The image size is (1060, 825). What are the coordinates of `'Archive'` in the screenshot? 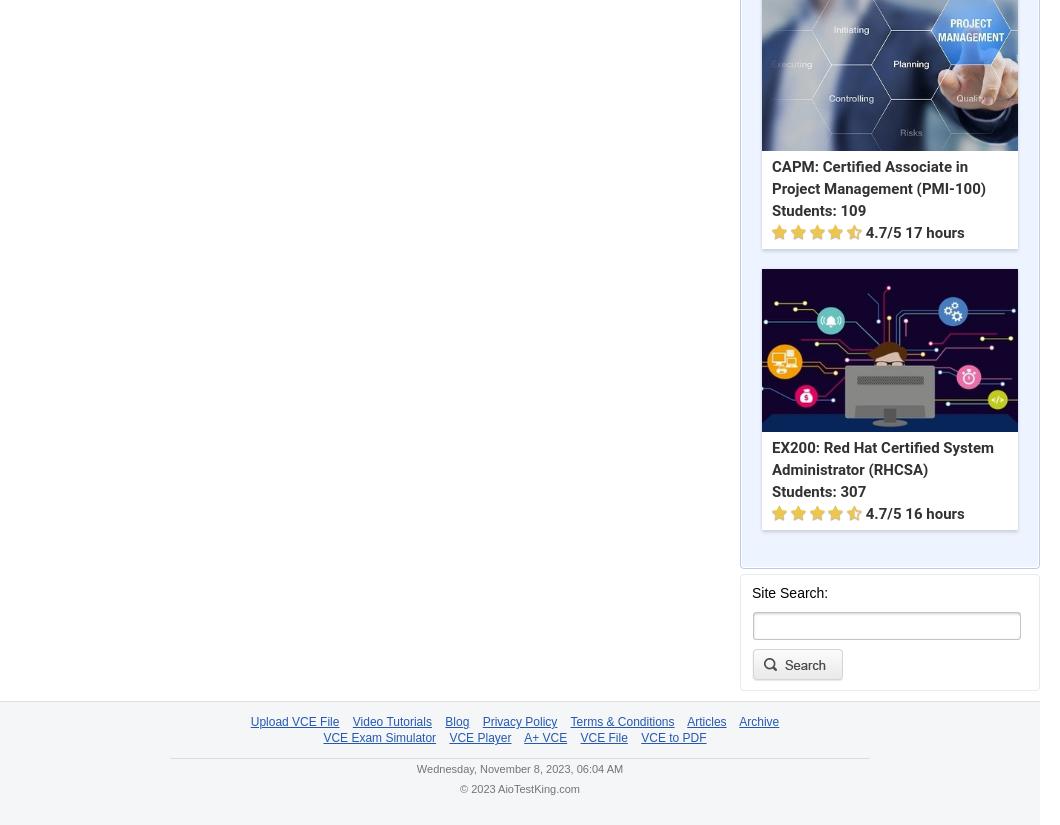 It's located at (757, 721).